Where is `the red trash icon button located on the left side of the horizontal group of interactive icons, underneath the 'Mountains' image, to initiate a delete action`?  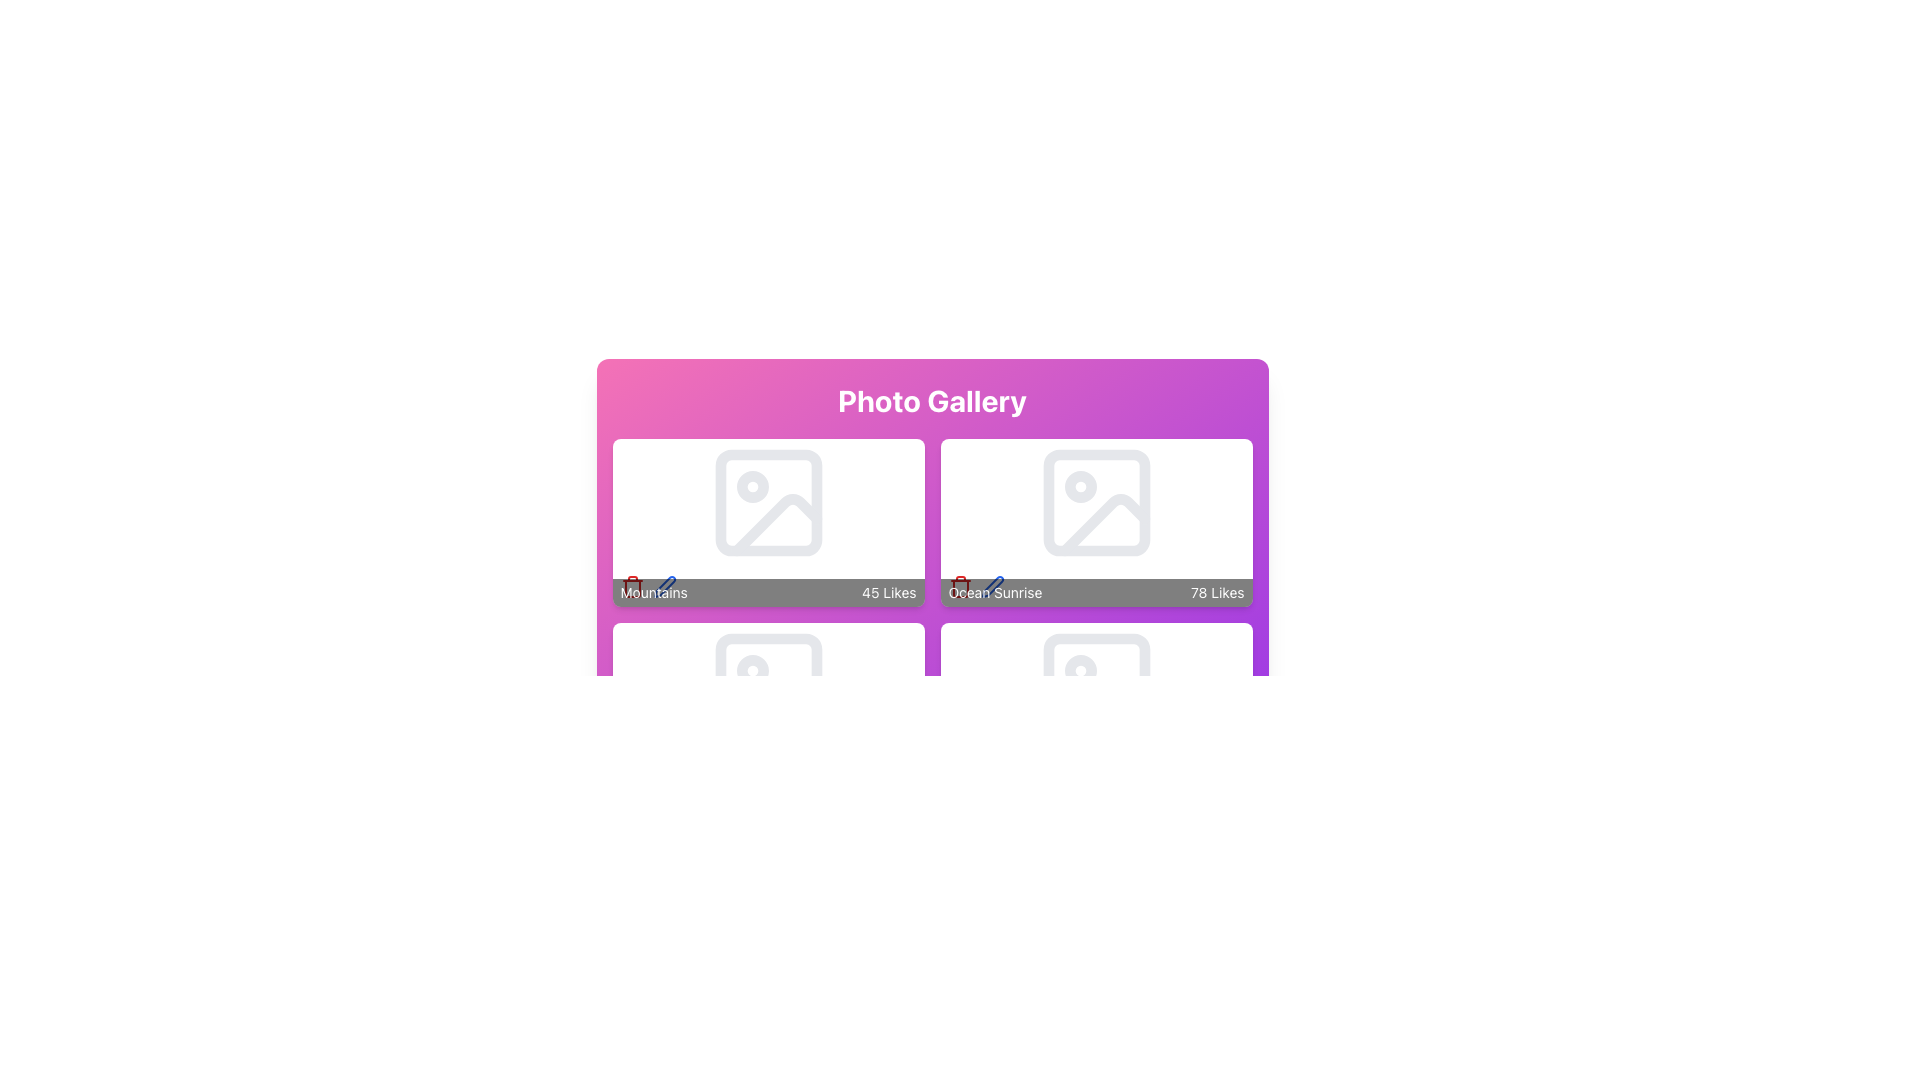 the red trash icon button located on the left side of the horizontal group of interactive icons, underneath the 'Mountains' image, to initiate a delete action is located at coordinates (960, 770).